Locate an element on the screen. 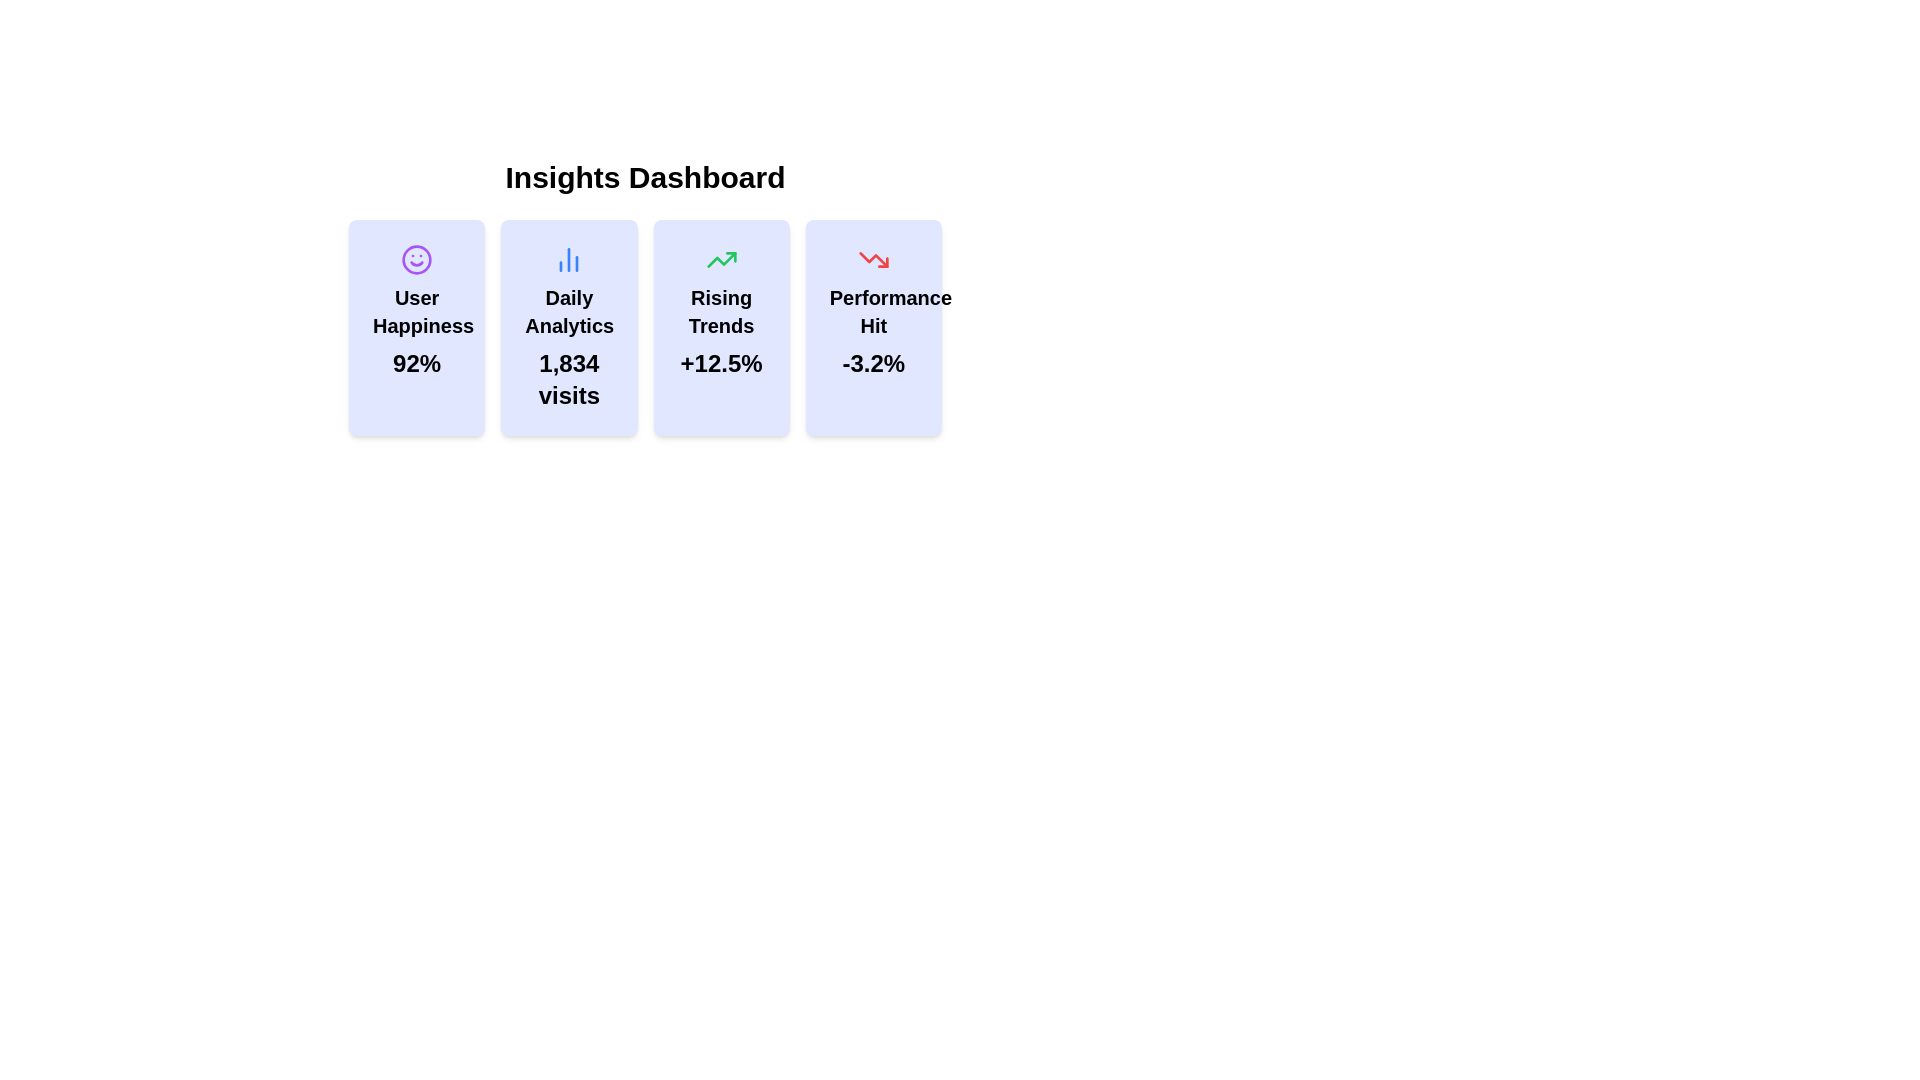 The width and height of the screenshot is (1920, 1080). the bold, black text reading 'Rising Trends' which is centered within a light blue card in the Insights Dashboard is located at coordinates (720, 312).